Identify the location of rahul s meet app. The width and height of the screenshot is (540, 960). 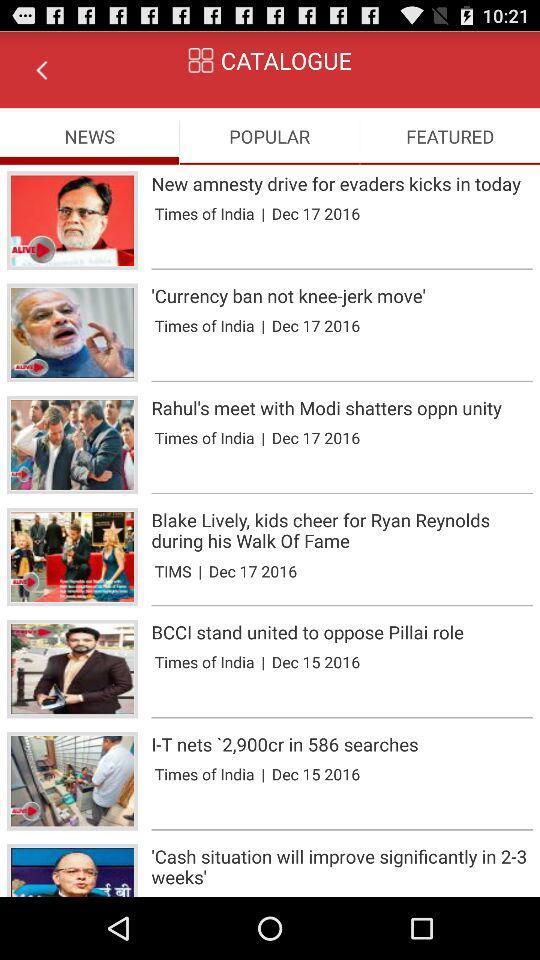
(341, 407).